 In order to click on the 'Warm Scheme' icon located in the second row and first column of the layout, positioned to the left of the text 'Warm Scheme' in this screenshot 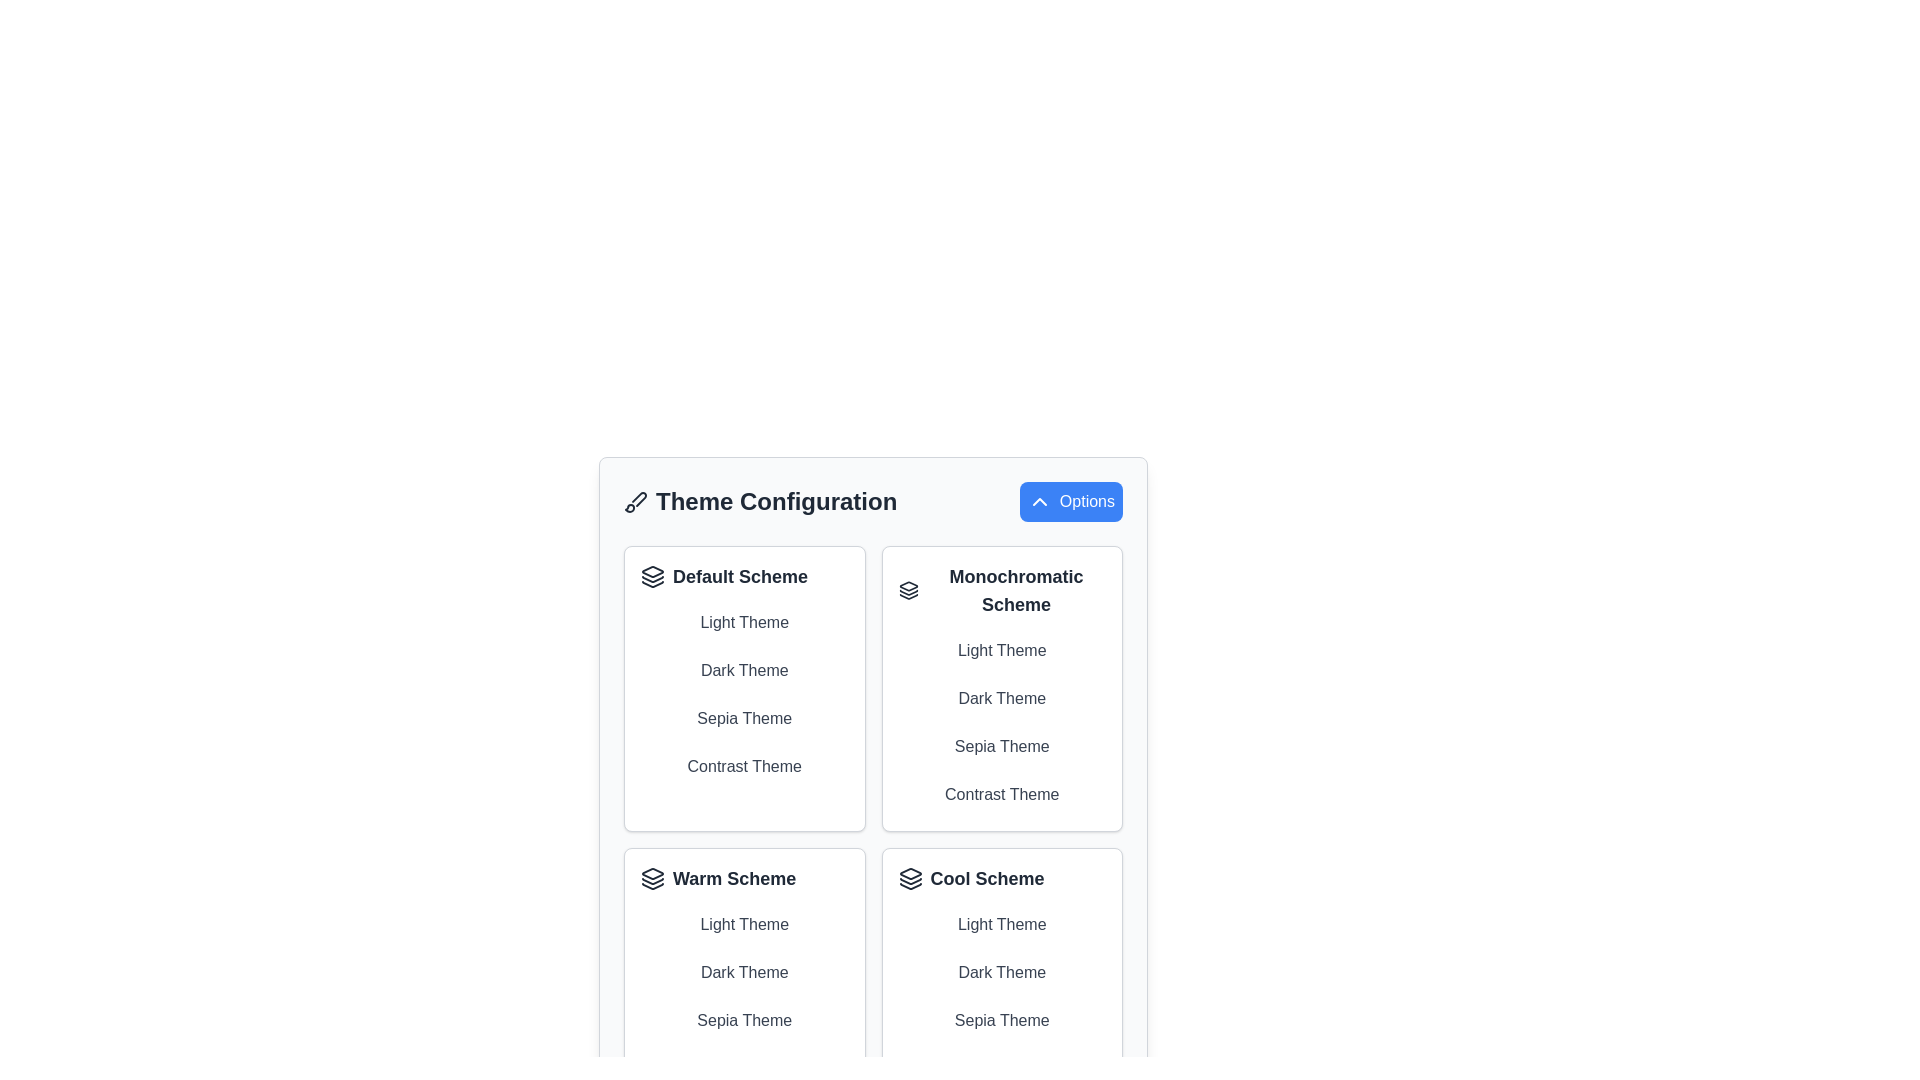, I will do `click(652, 878)`.